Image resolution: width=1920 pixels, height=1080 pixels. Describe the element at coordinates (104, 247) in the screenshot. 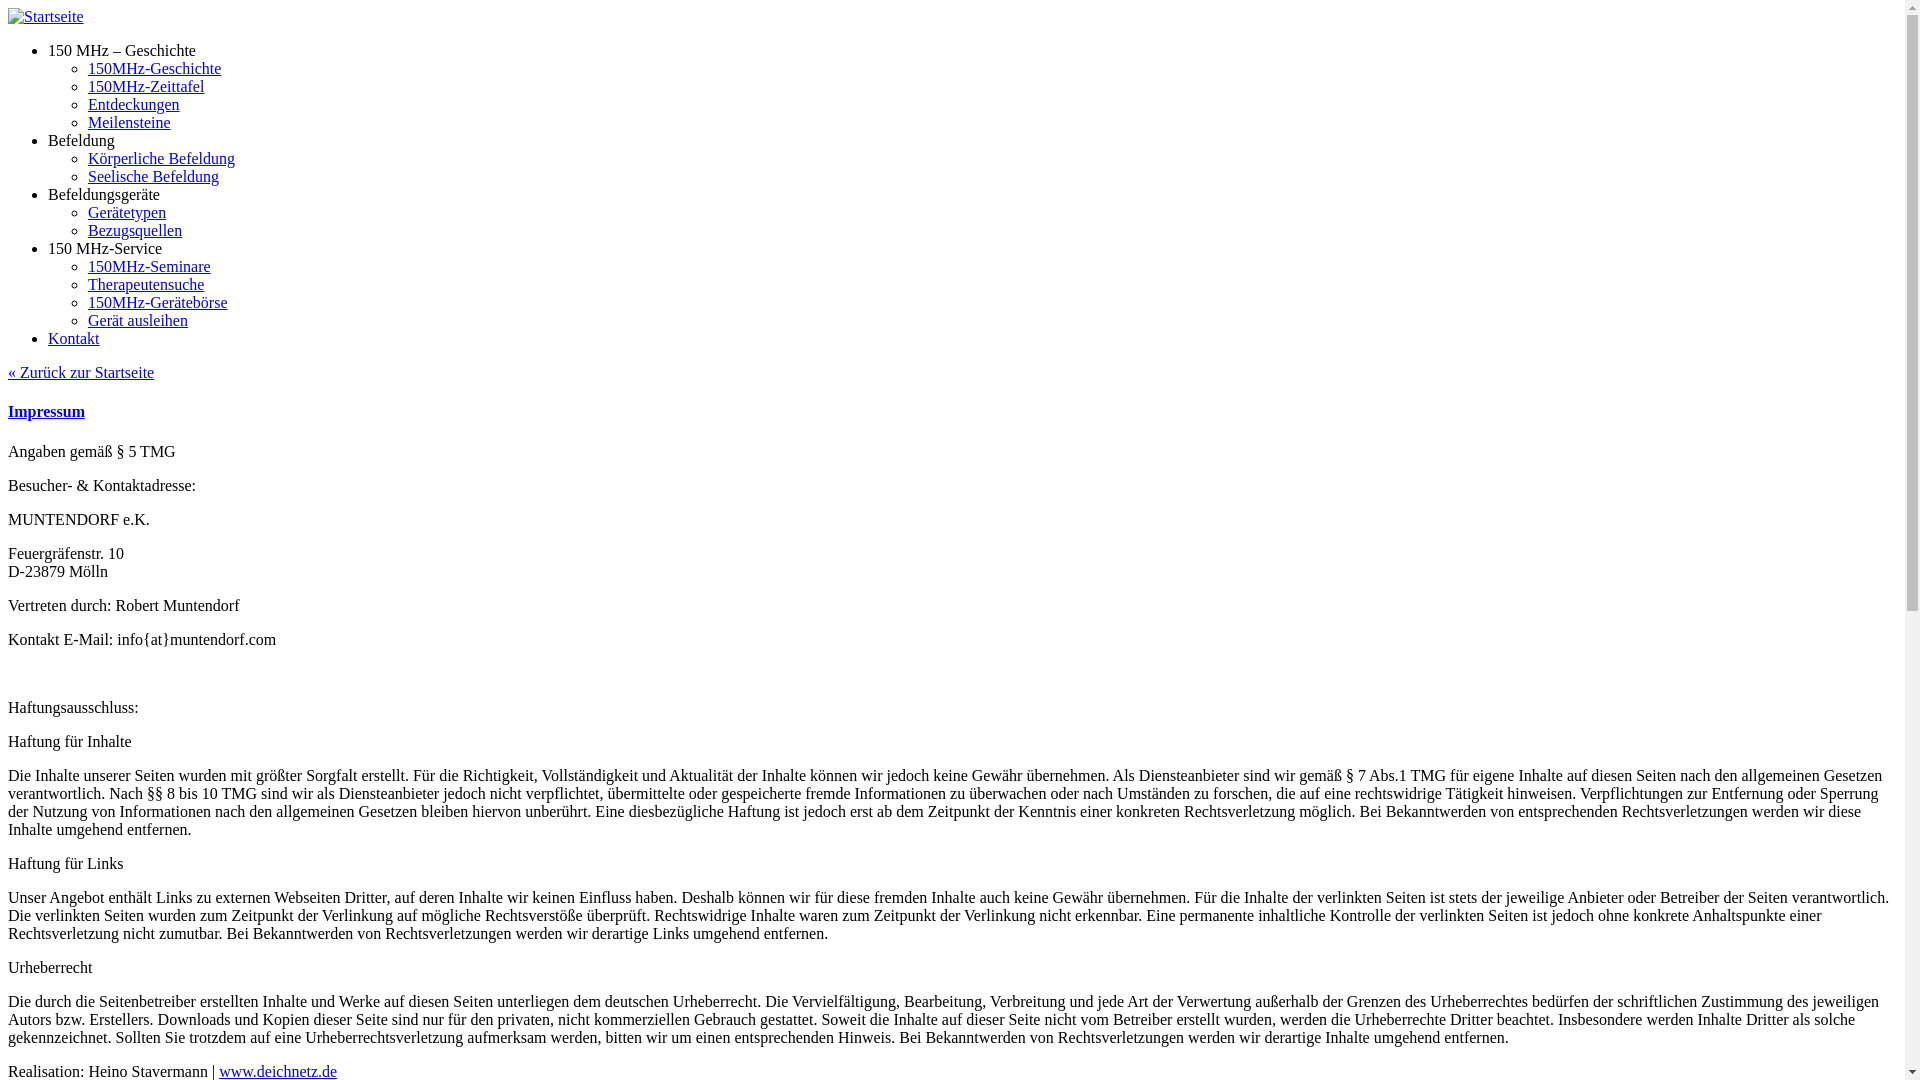

I see `'150 MHz-Service'` at that location.